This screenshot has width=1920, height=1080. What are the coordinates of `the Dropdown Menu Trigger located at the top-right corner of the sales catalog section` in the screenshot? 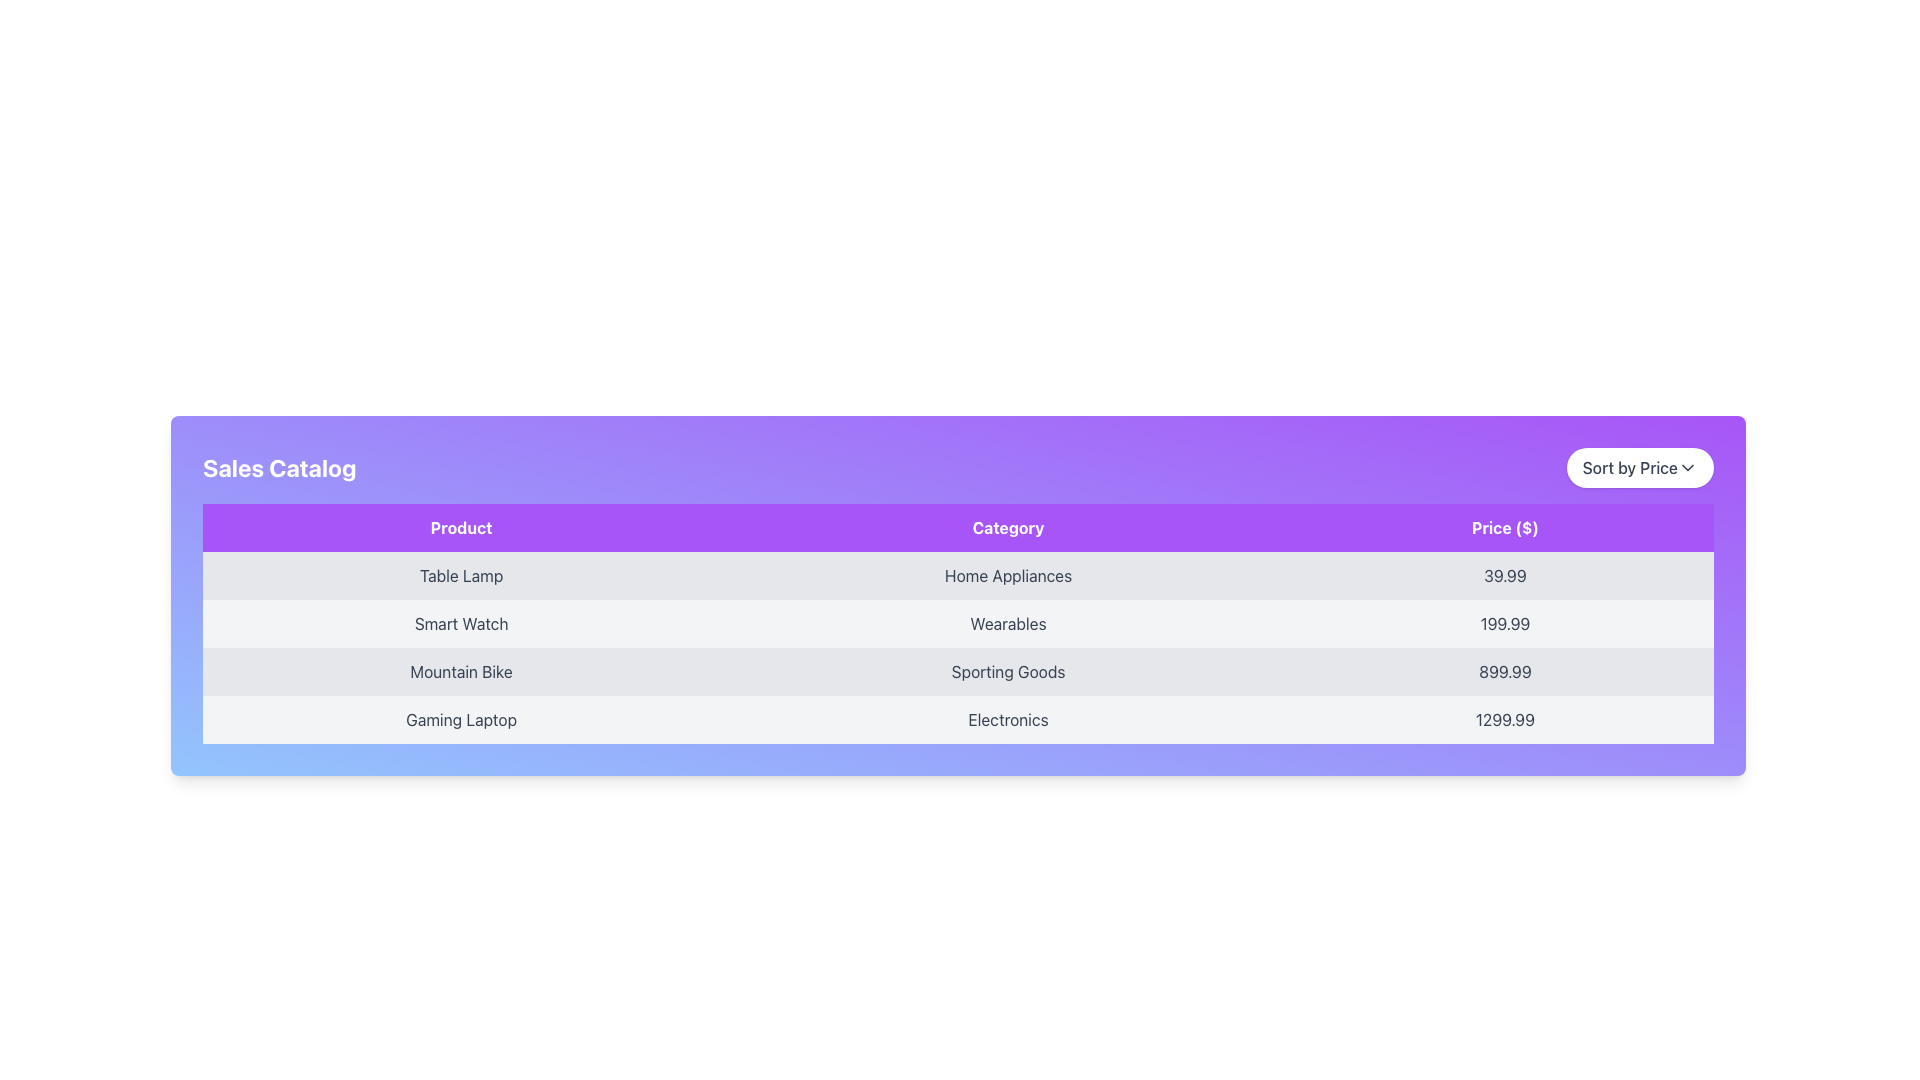 It's located at (1640, 467).